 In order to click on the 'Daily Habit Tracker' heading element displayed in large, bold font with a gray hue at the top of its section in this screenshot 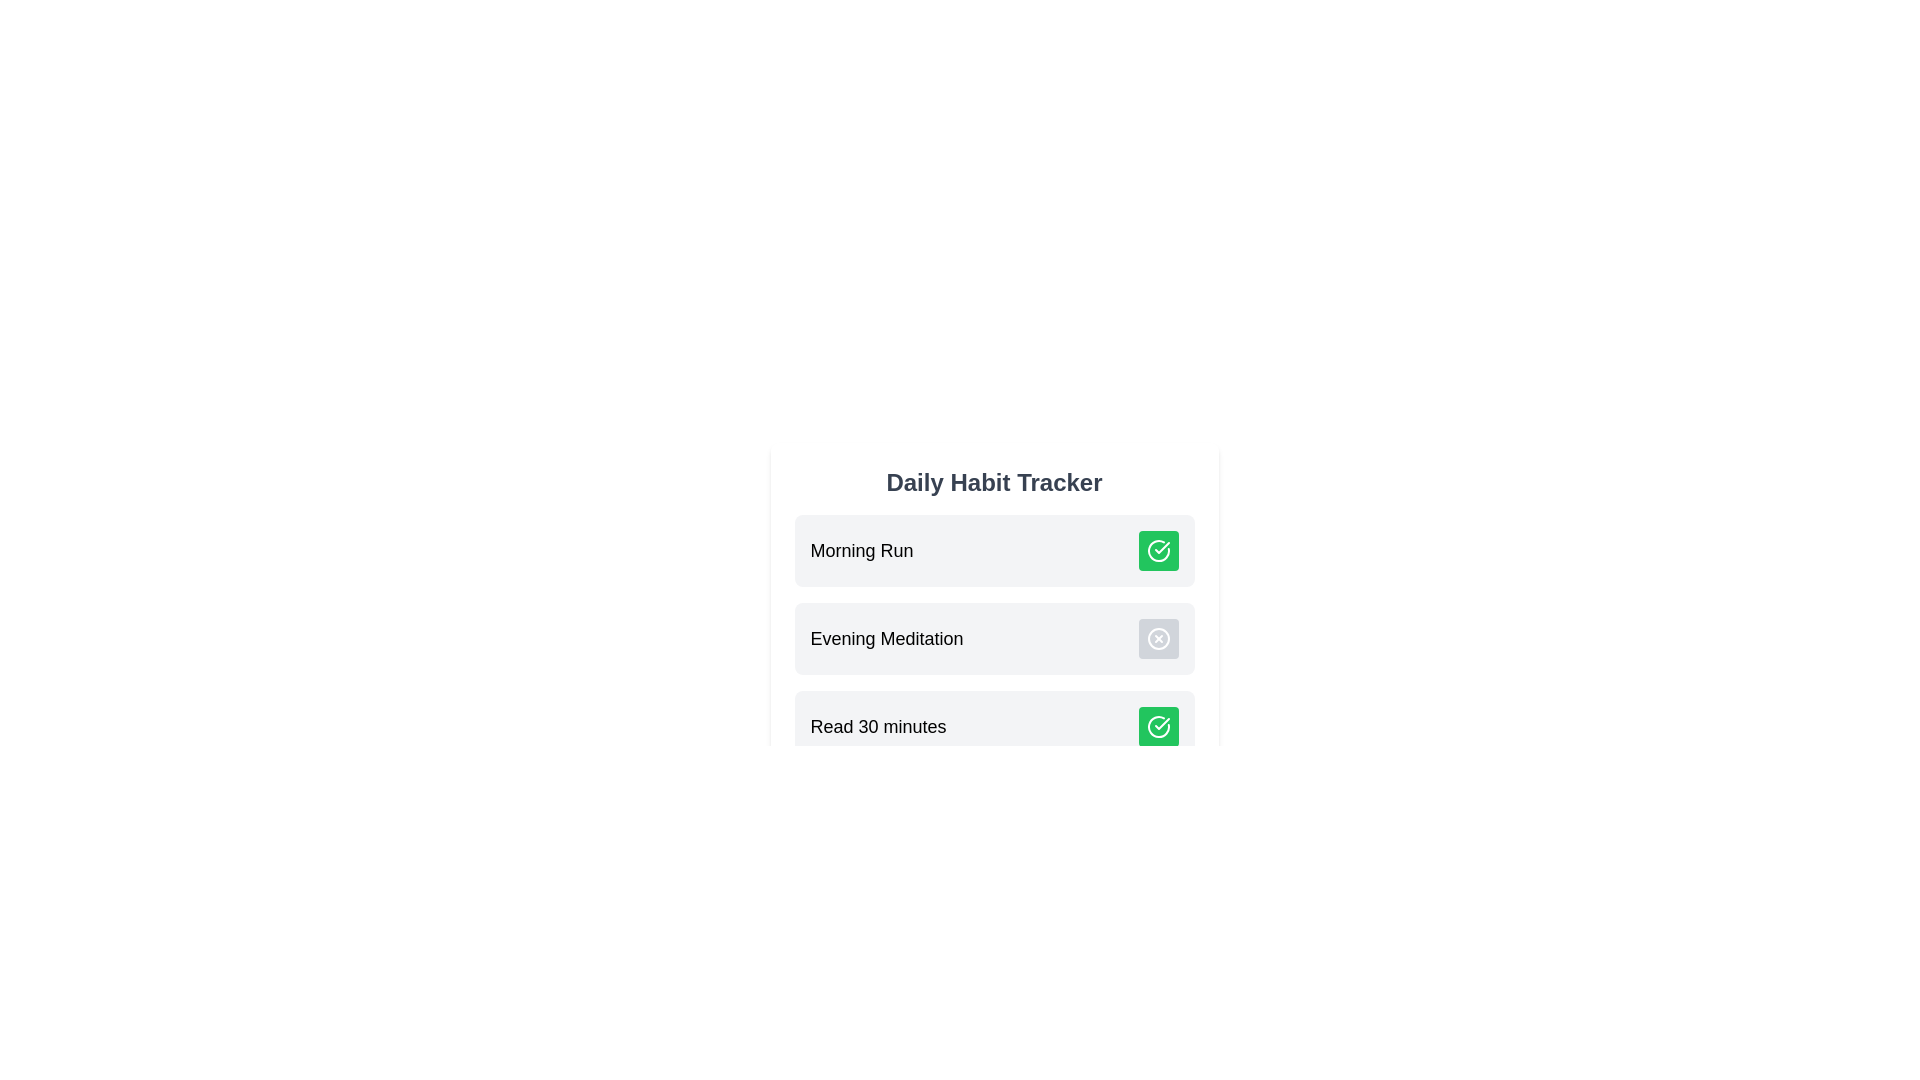, I will do `click(994, 482)`.